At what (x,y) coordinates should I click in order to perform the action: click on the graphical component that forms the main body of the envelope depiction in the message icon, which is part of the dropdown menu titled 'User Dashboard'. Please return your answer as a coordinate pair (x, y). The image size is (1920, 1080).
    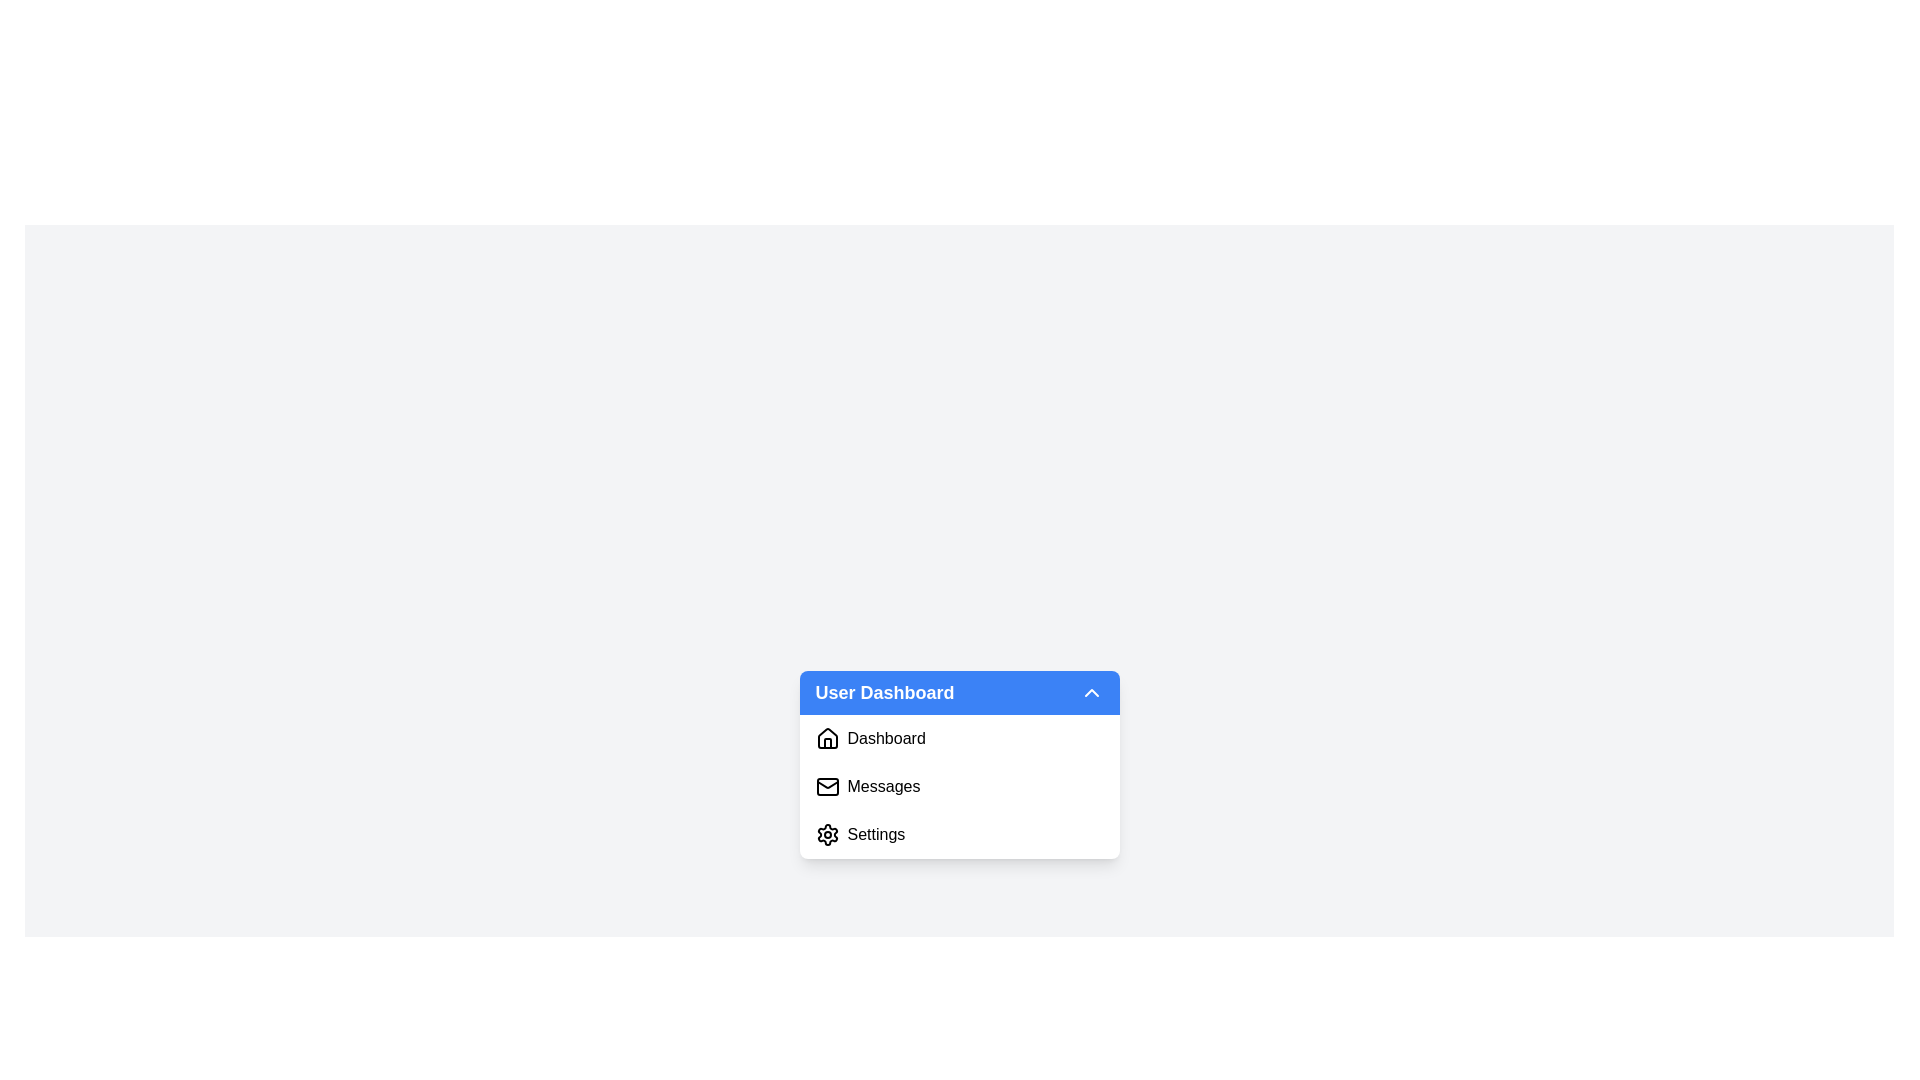
    Looking at the image, I should click on (827, 785).